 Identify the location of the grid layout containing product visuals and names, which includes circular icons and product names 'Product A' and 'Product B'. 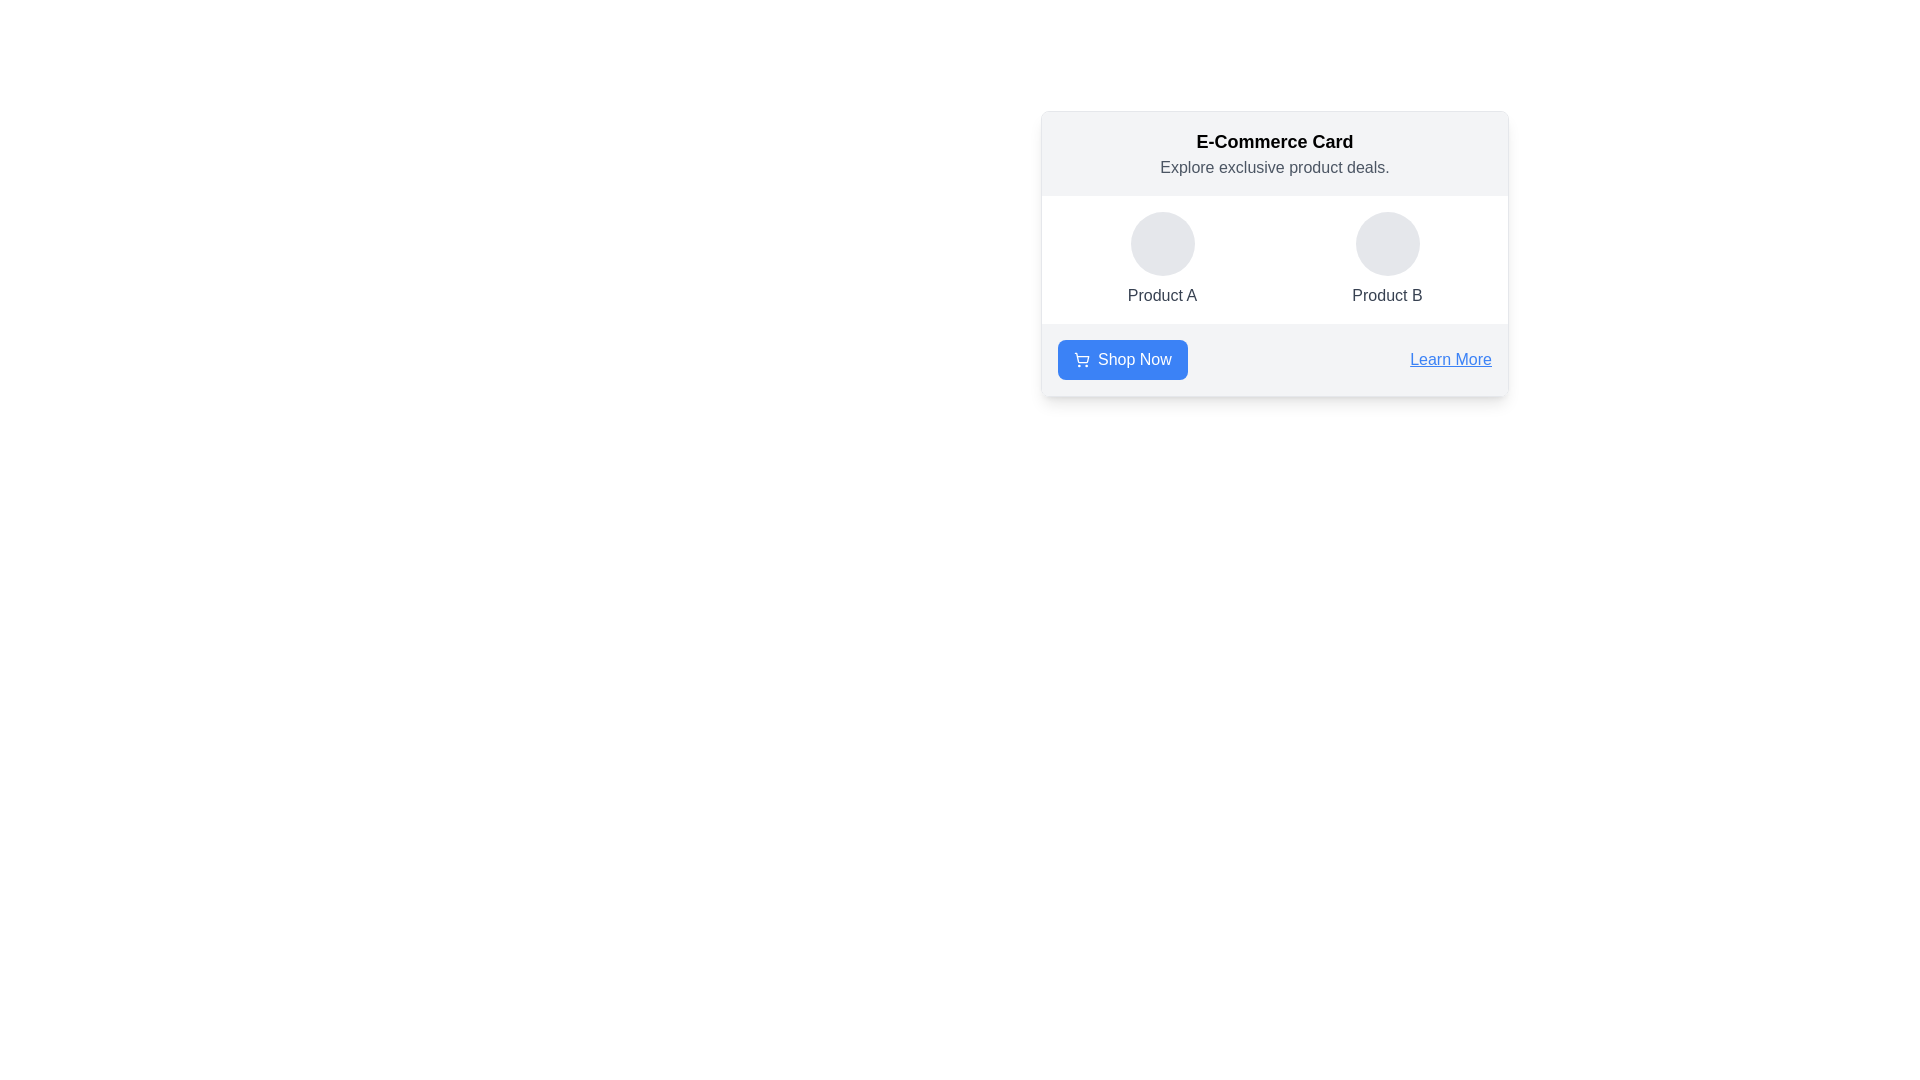
(1274, 258).